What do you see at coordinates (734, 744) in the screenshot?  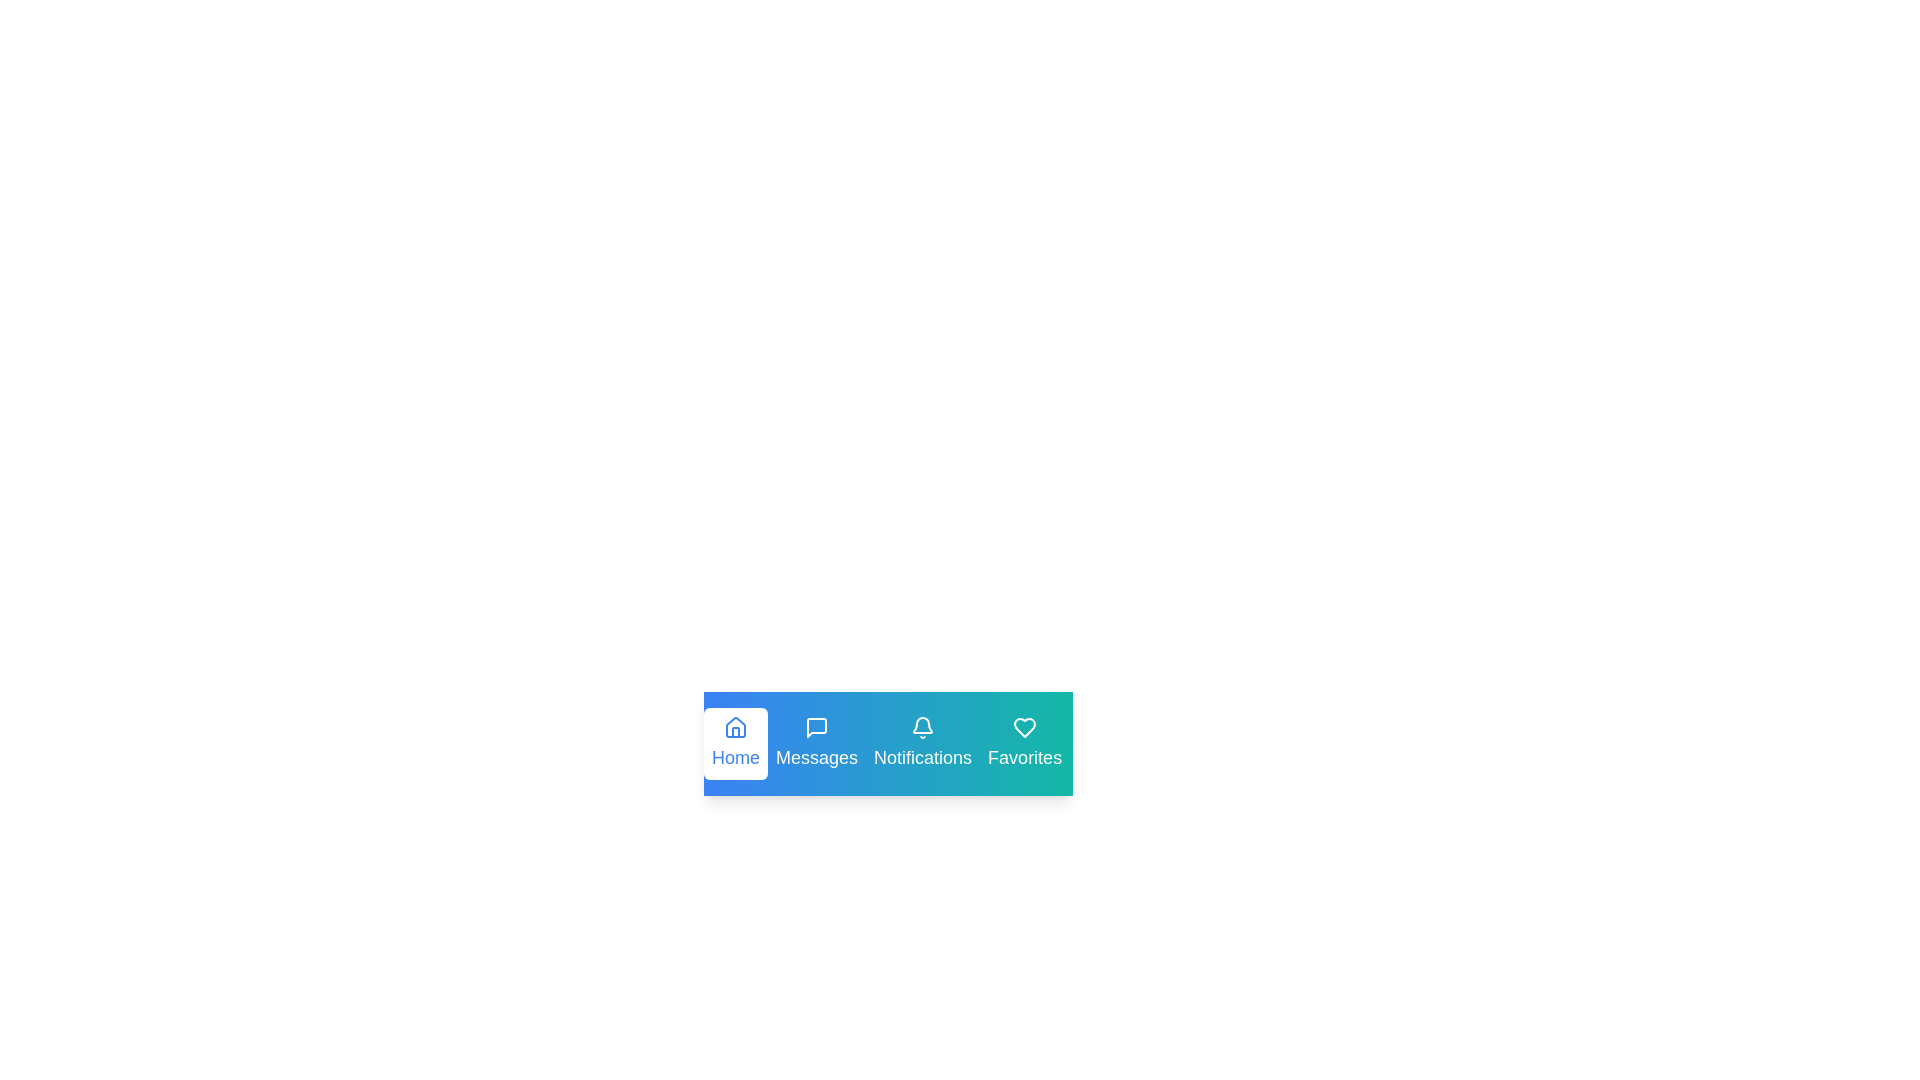 I see `the Home tab by clicking on it` at bounding box center [734, 744].